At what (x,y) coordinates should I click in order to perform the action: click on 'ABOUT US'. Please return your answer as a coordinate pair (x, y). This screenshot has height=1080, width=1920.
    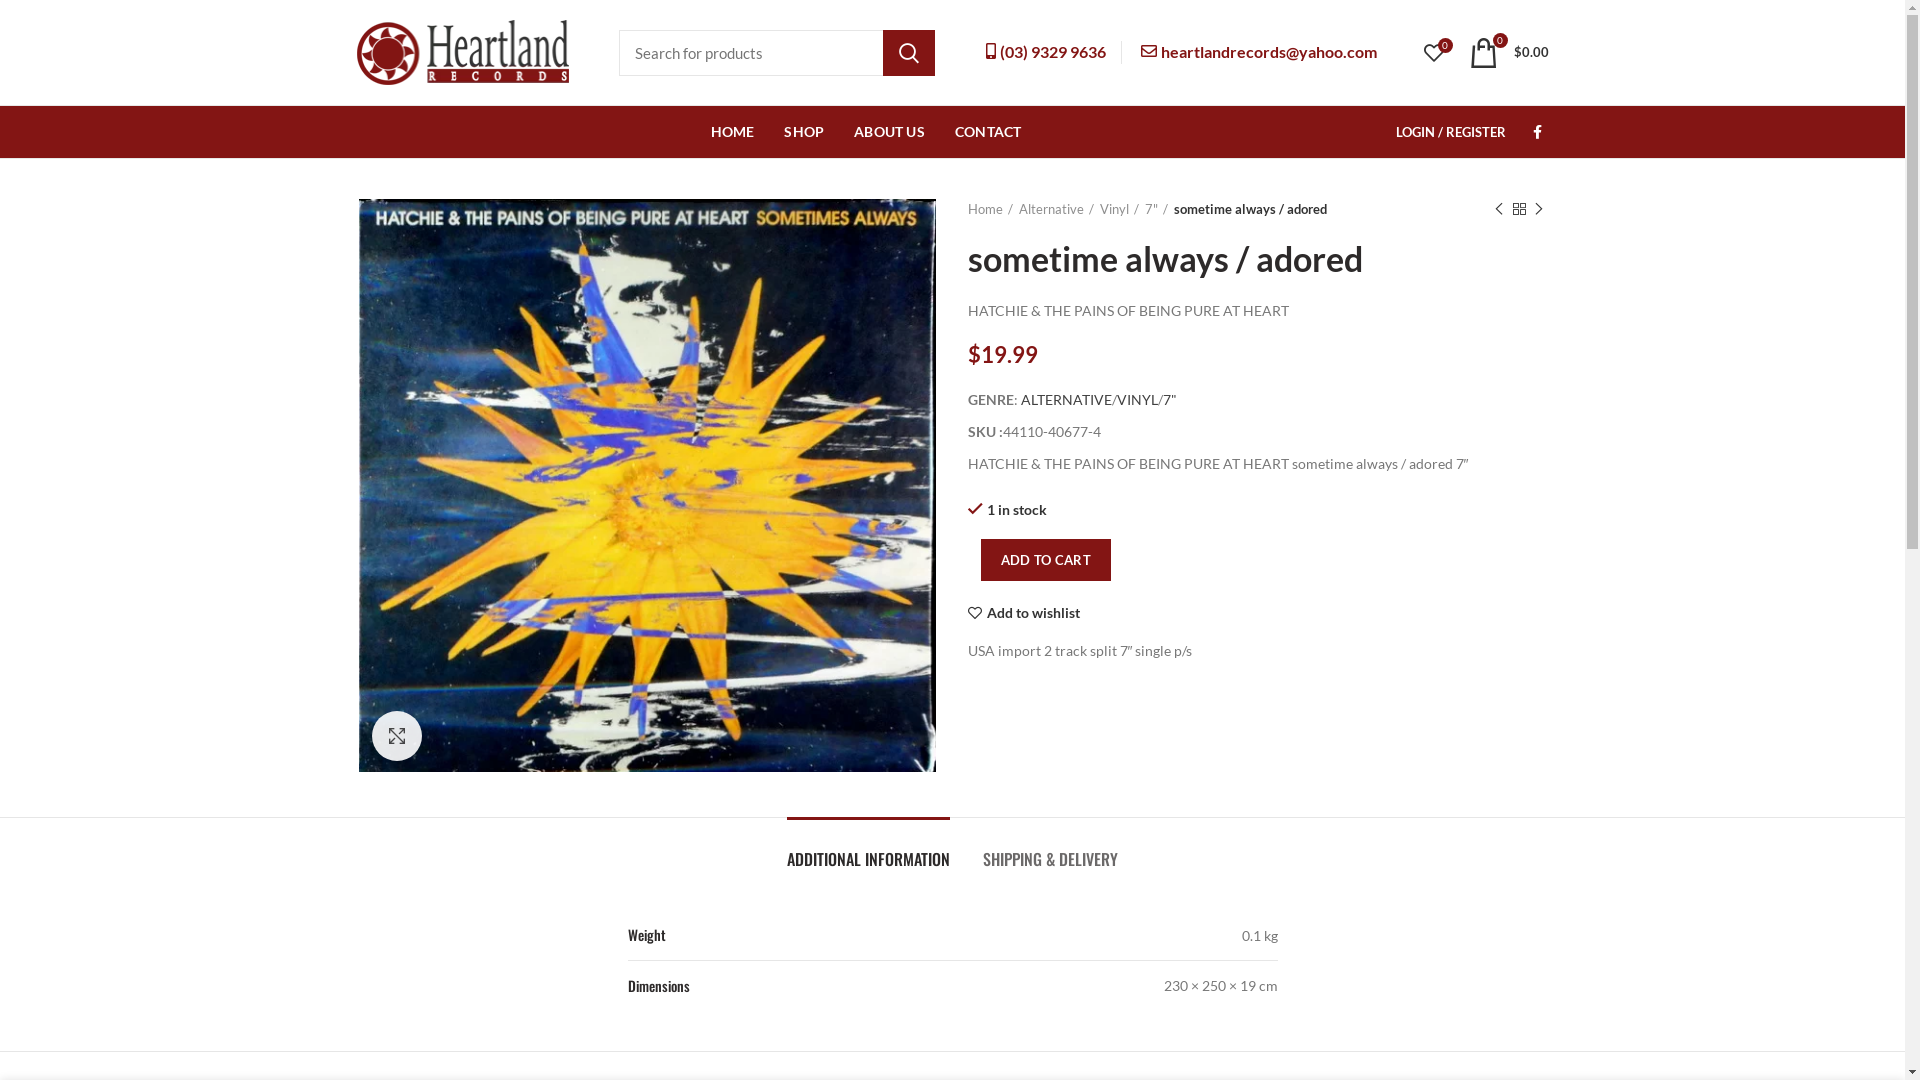
    Looking at the image, I should click on (888, 131).